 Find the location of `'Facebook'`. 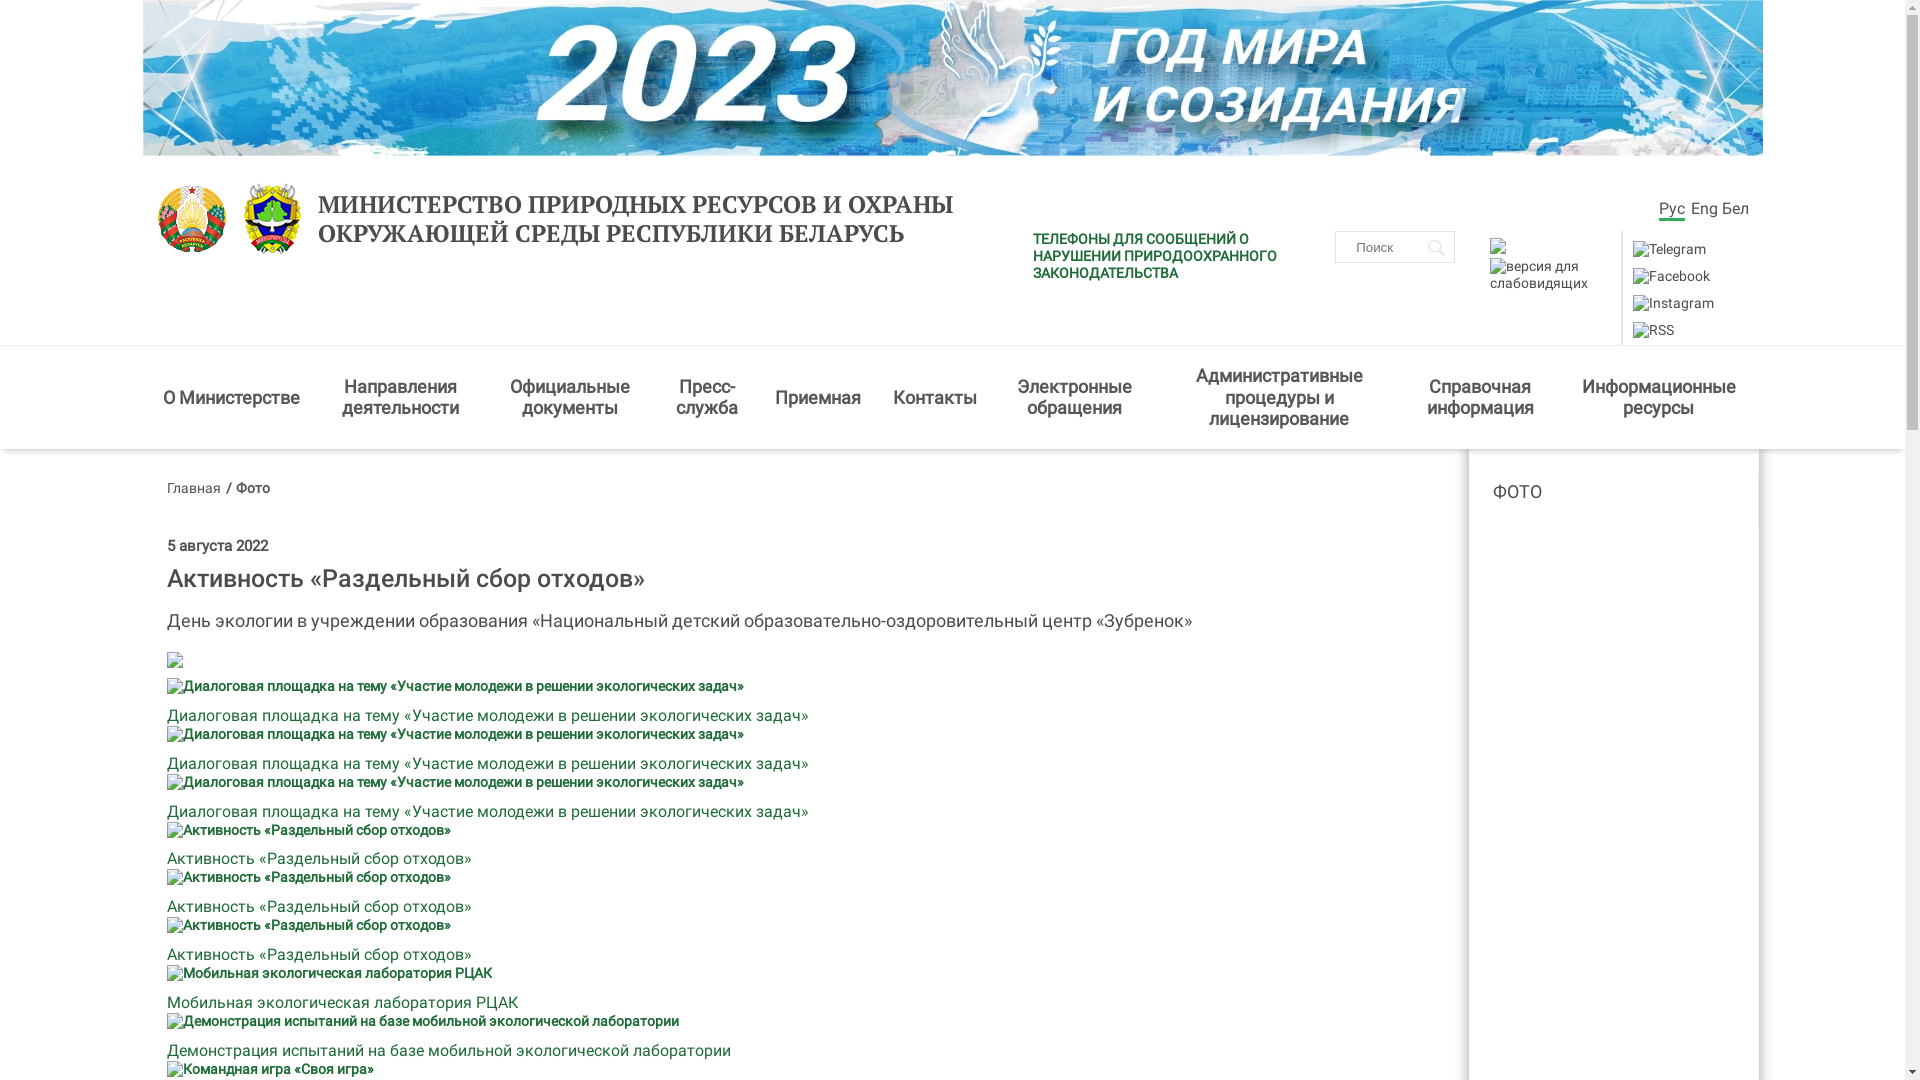

'Facebook' is located at coordinates (1669, 276).